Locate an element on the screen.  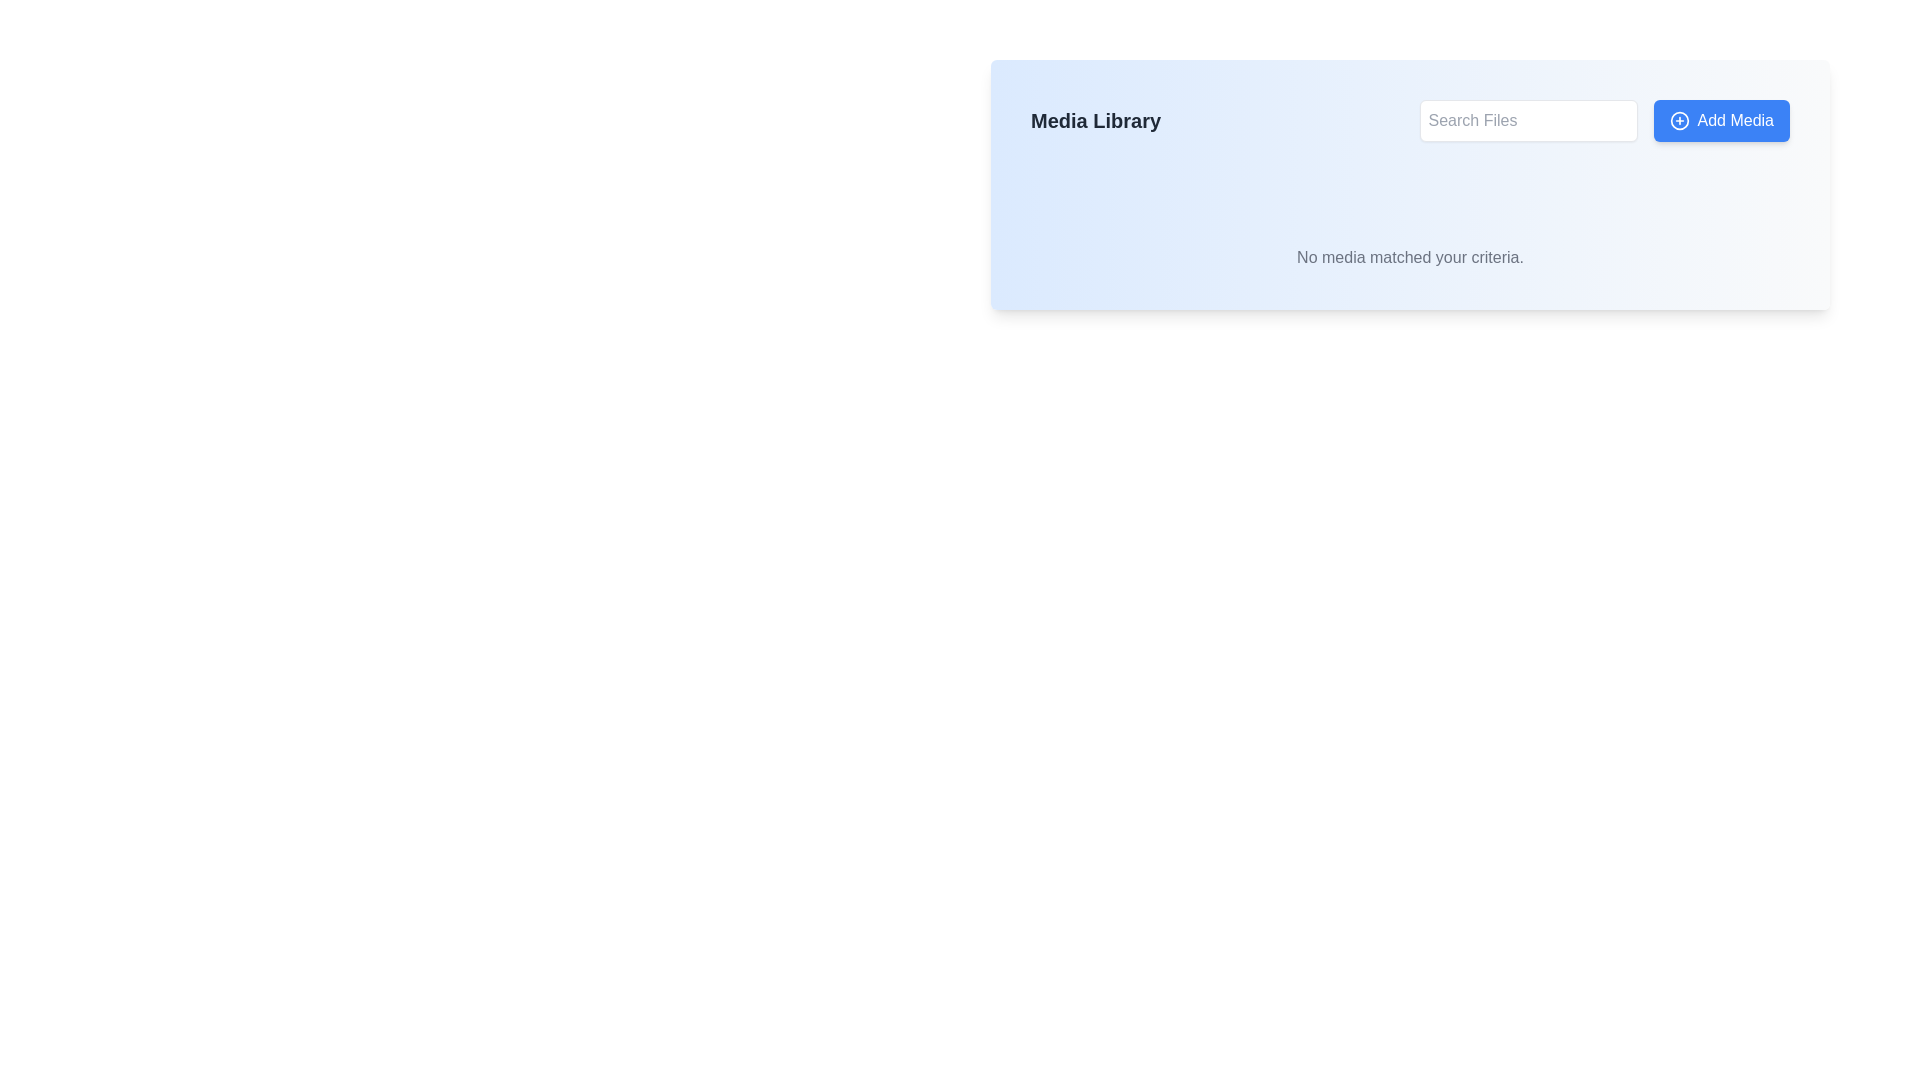
the SVG graphic icon of a circle with a cross, which is part of the 'Add Media' button located in the top-right section of the modal dialog is located at coordinates (1679, 120).